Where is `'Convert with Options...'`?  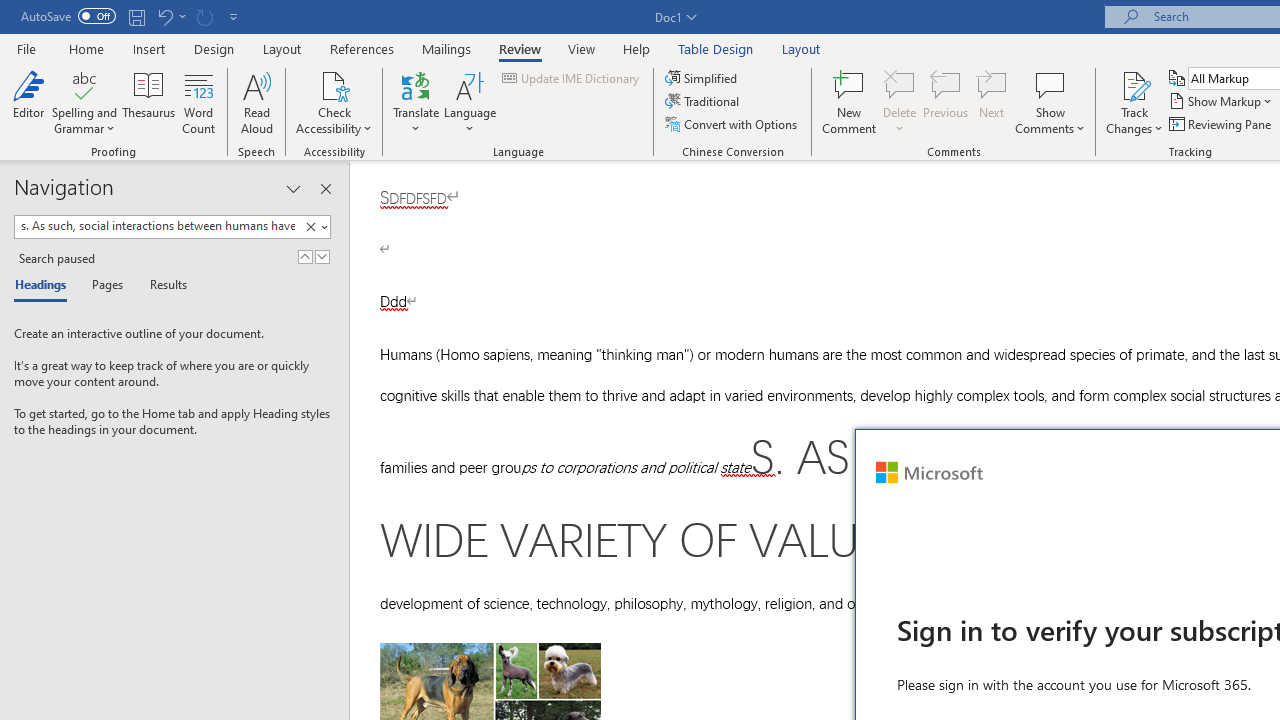
'Convert with Options...' is located at coordinates (731, 124).